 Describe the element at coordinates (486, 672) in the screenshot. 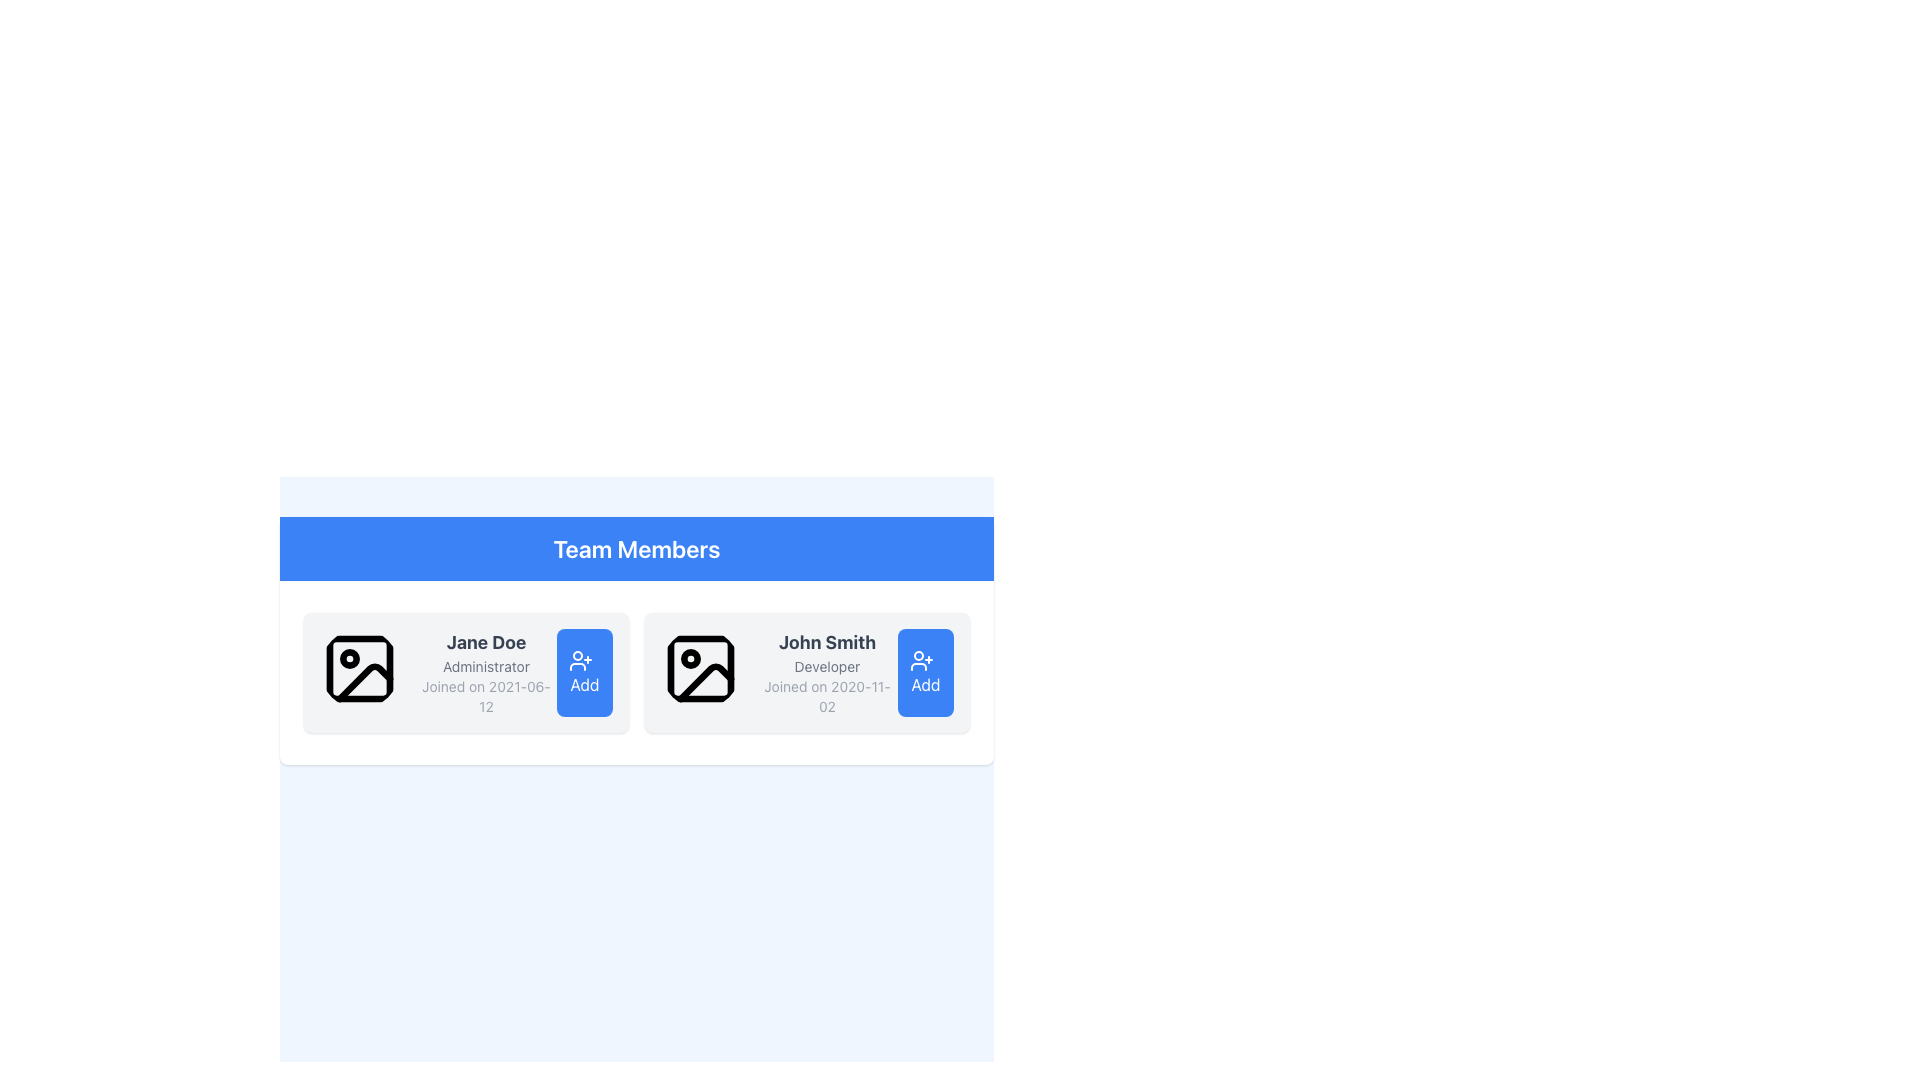

I see `the Text Label displaying information about a team member, which is located in the left card of the 'Team Members' section, to the right of a placeholder image and to the left of a blue 'Add' button` at that location.